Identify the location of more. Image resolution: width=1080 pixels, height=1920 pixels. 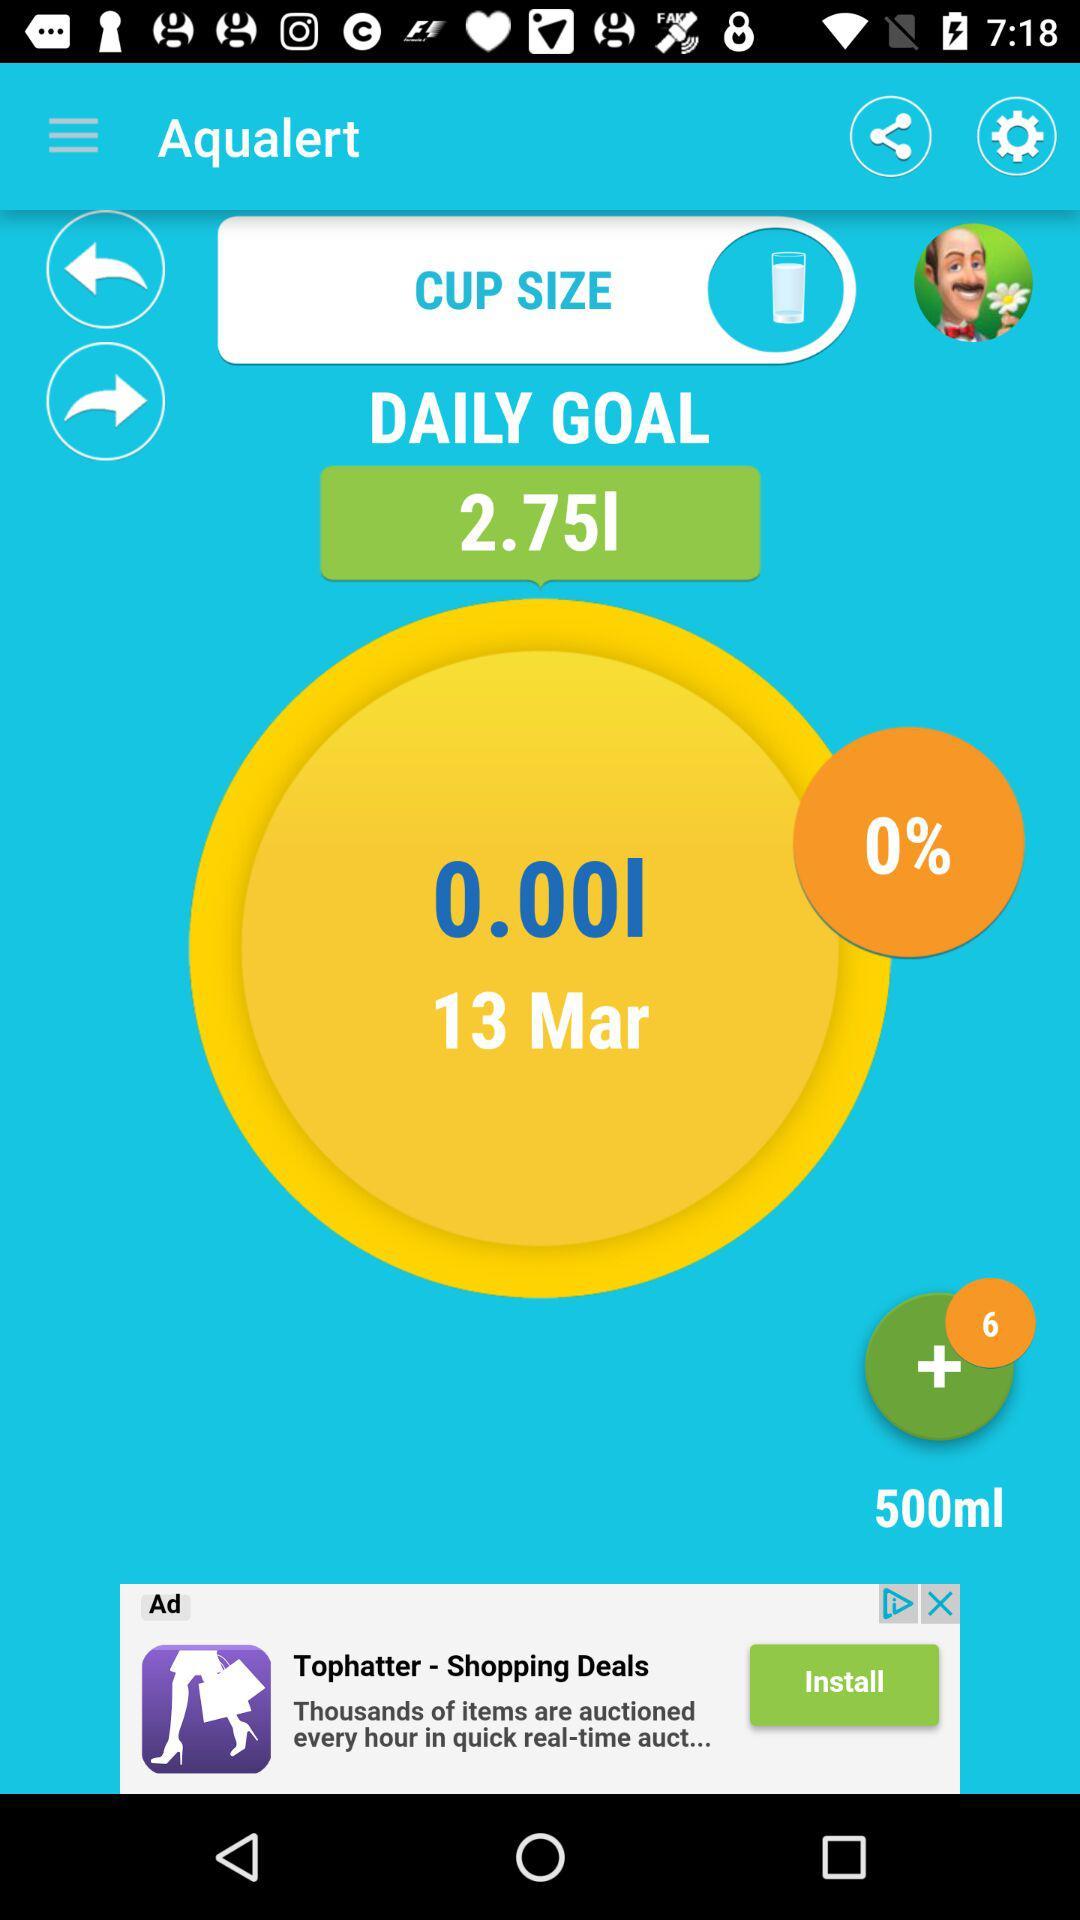
(939, 1373).